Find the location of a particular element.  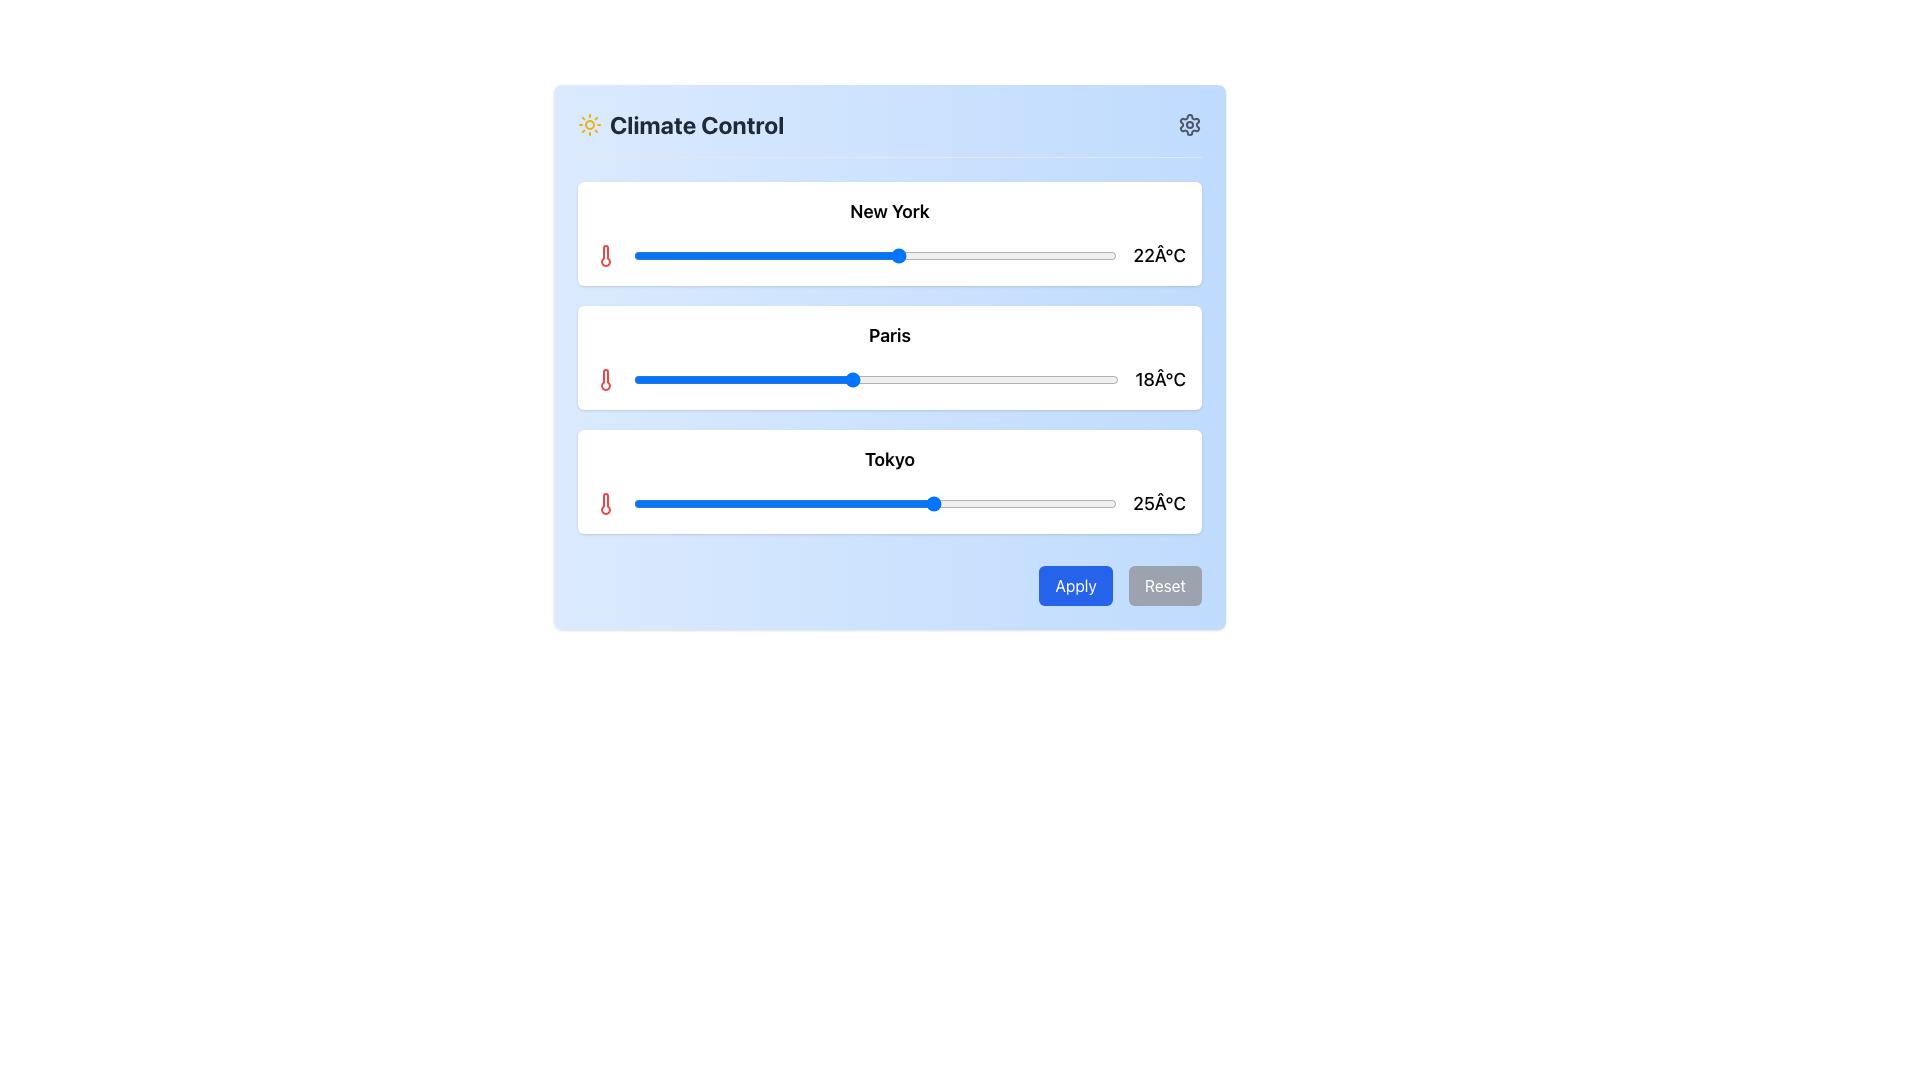

the Tokyo temperature is located at coordinates (1092, 503).